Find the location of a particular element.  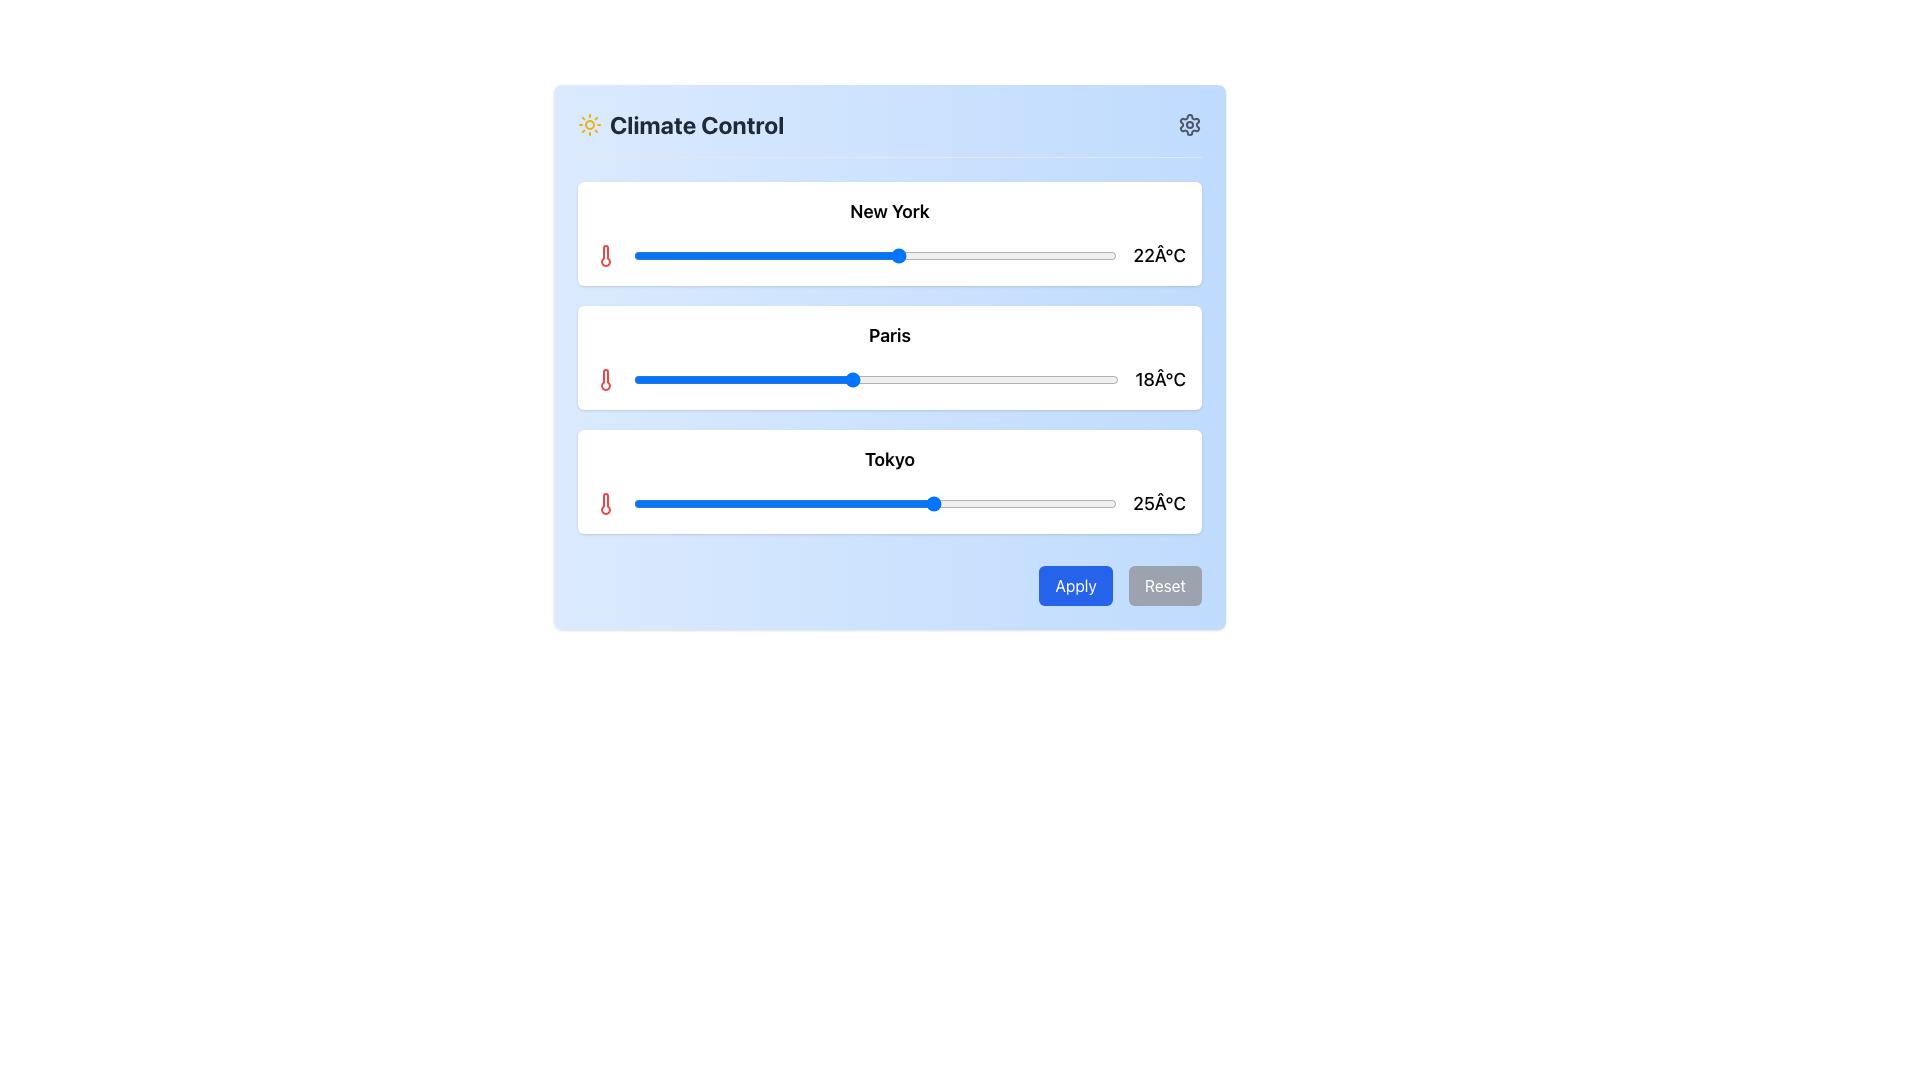

the Tokyo temperature is located at coordinates (1092, 503).